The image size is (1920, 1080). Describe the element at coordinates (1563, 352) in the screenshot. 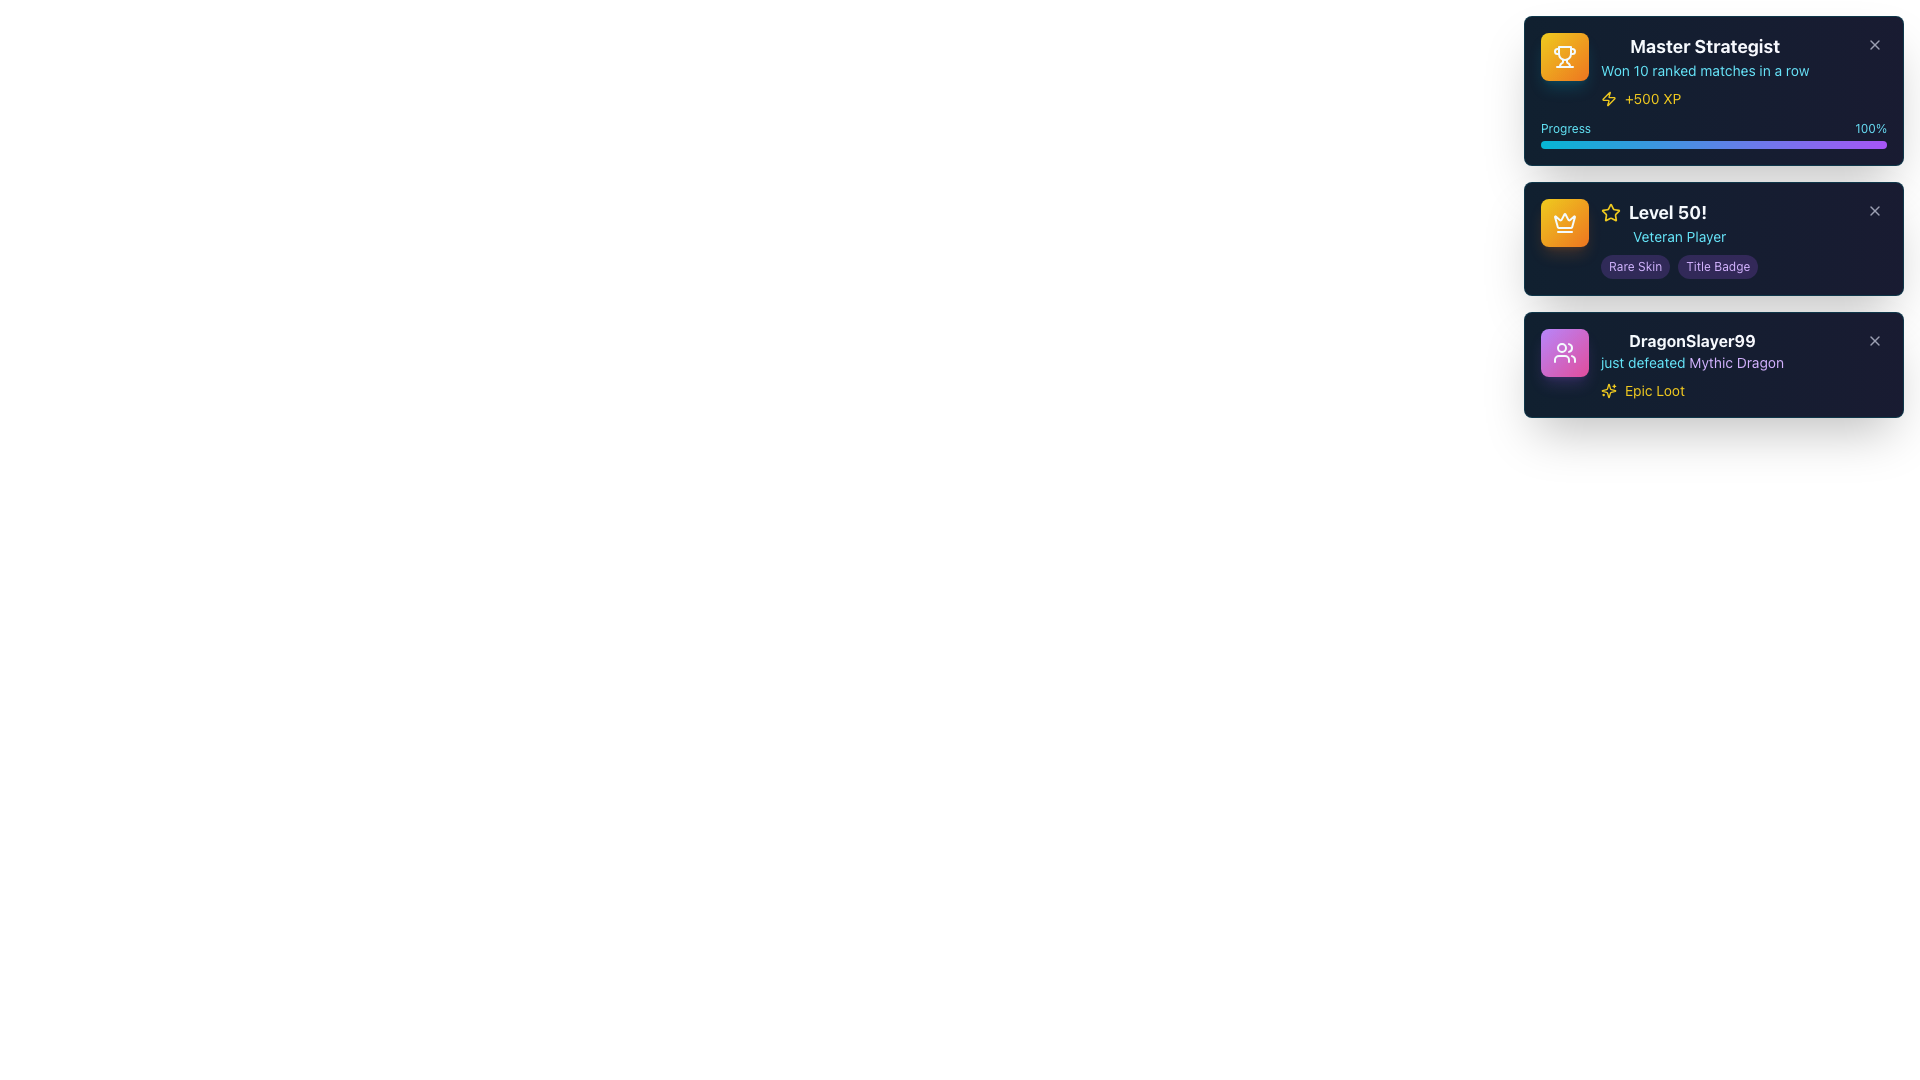

I see `the background card containing the icon in the top-right section of the interface, which is part of the bottom-most notification marked with a pink gradient box` at that location.